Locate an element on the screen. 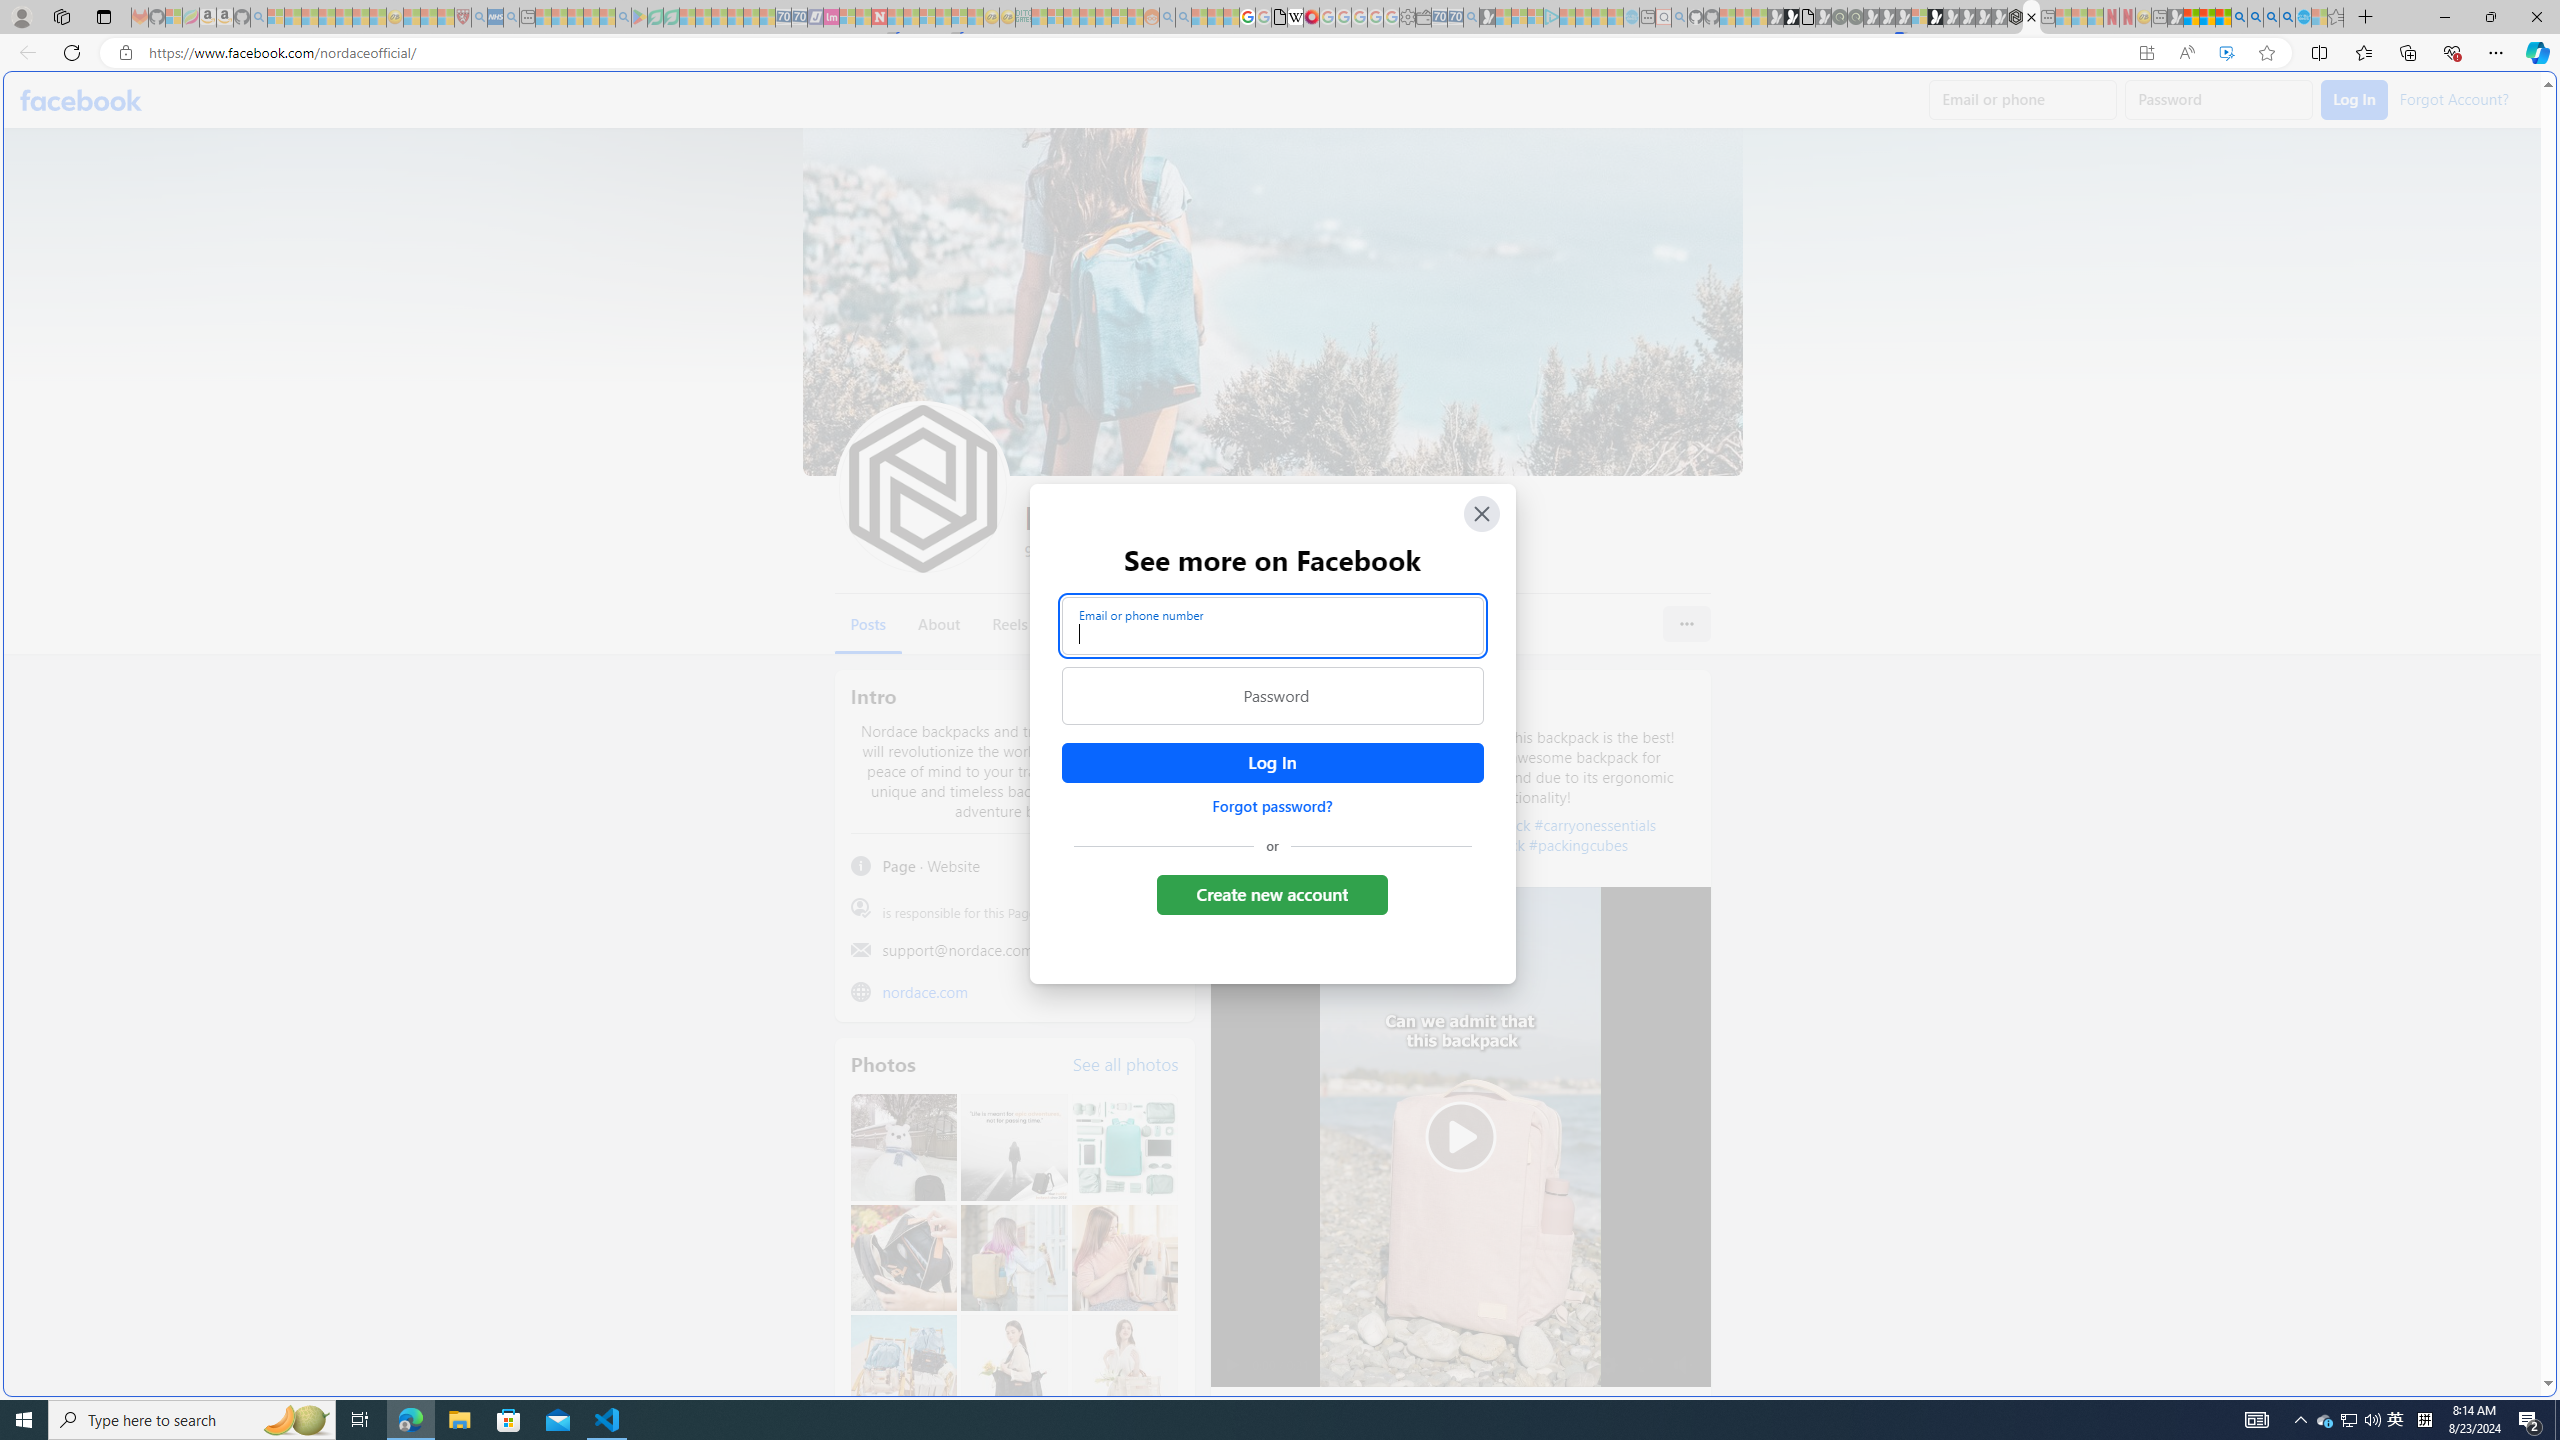  'App available. Install Facebook' is located at coordinates (2145, 53).